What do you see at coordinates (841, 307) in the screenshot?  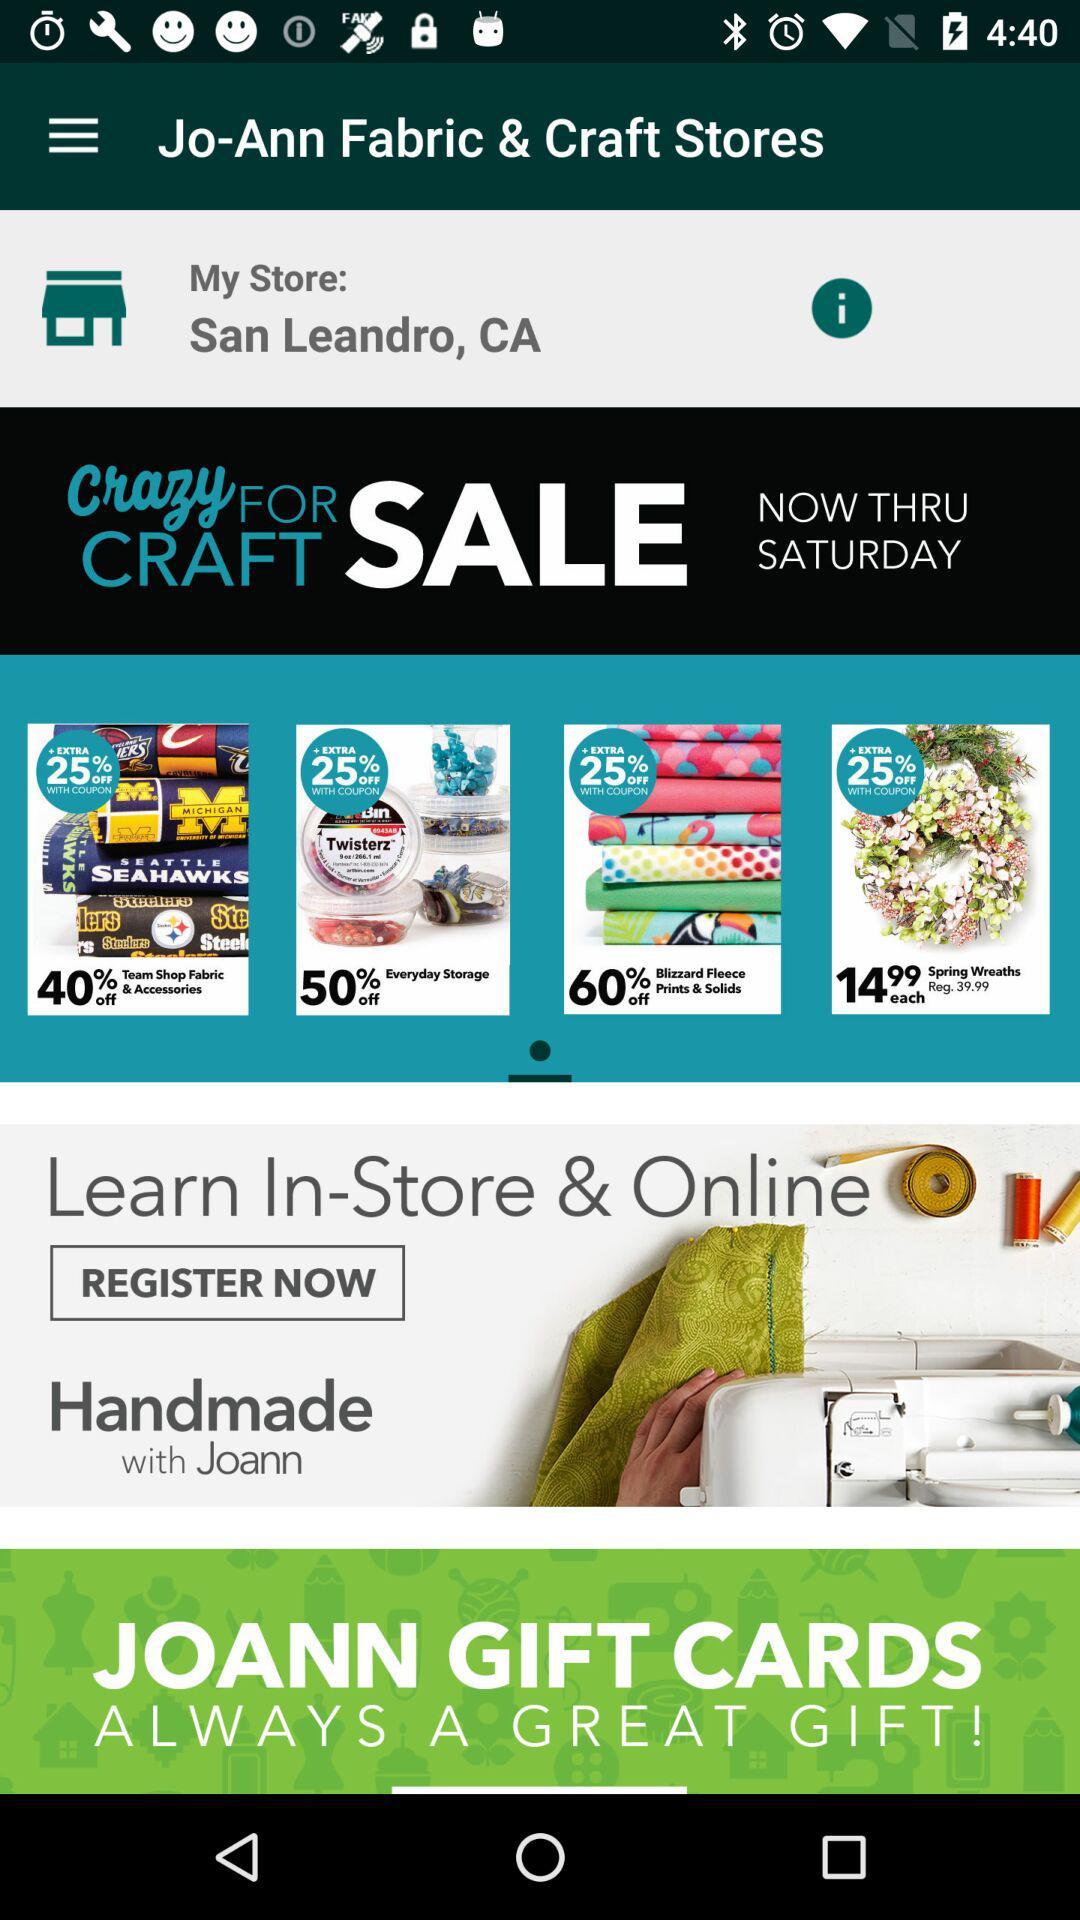 I see `icon at the top right corner` at bounding box center [841, 307].